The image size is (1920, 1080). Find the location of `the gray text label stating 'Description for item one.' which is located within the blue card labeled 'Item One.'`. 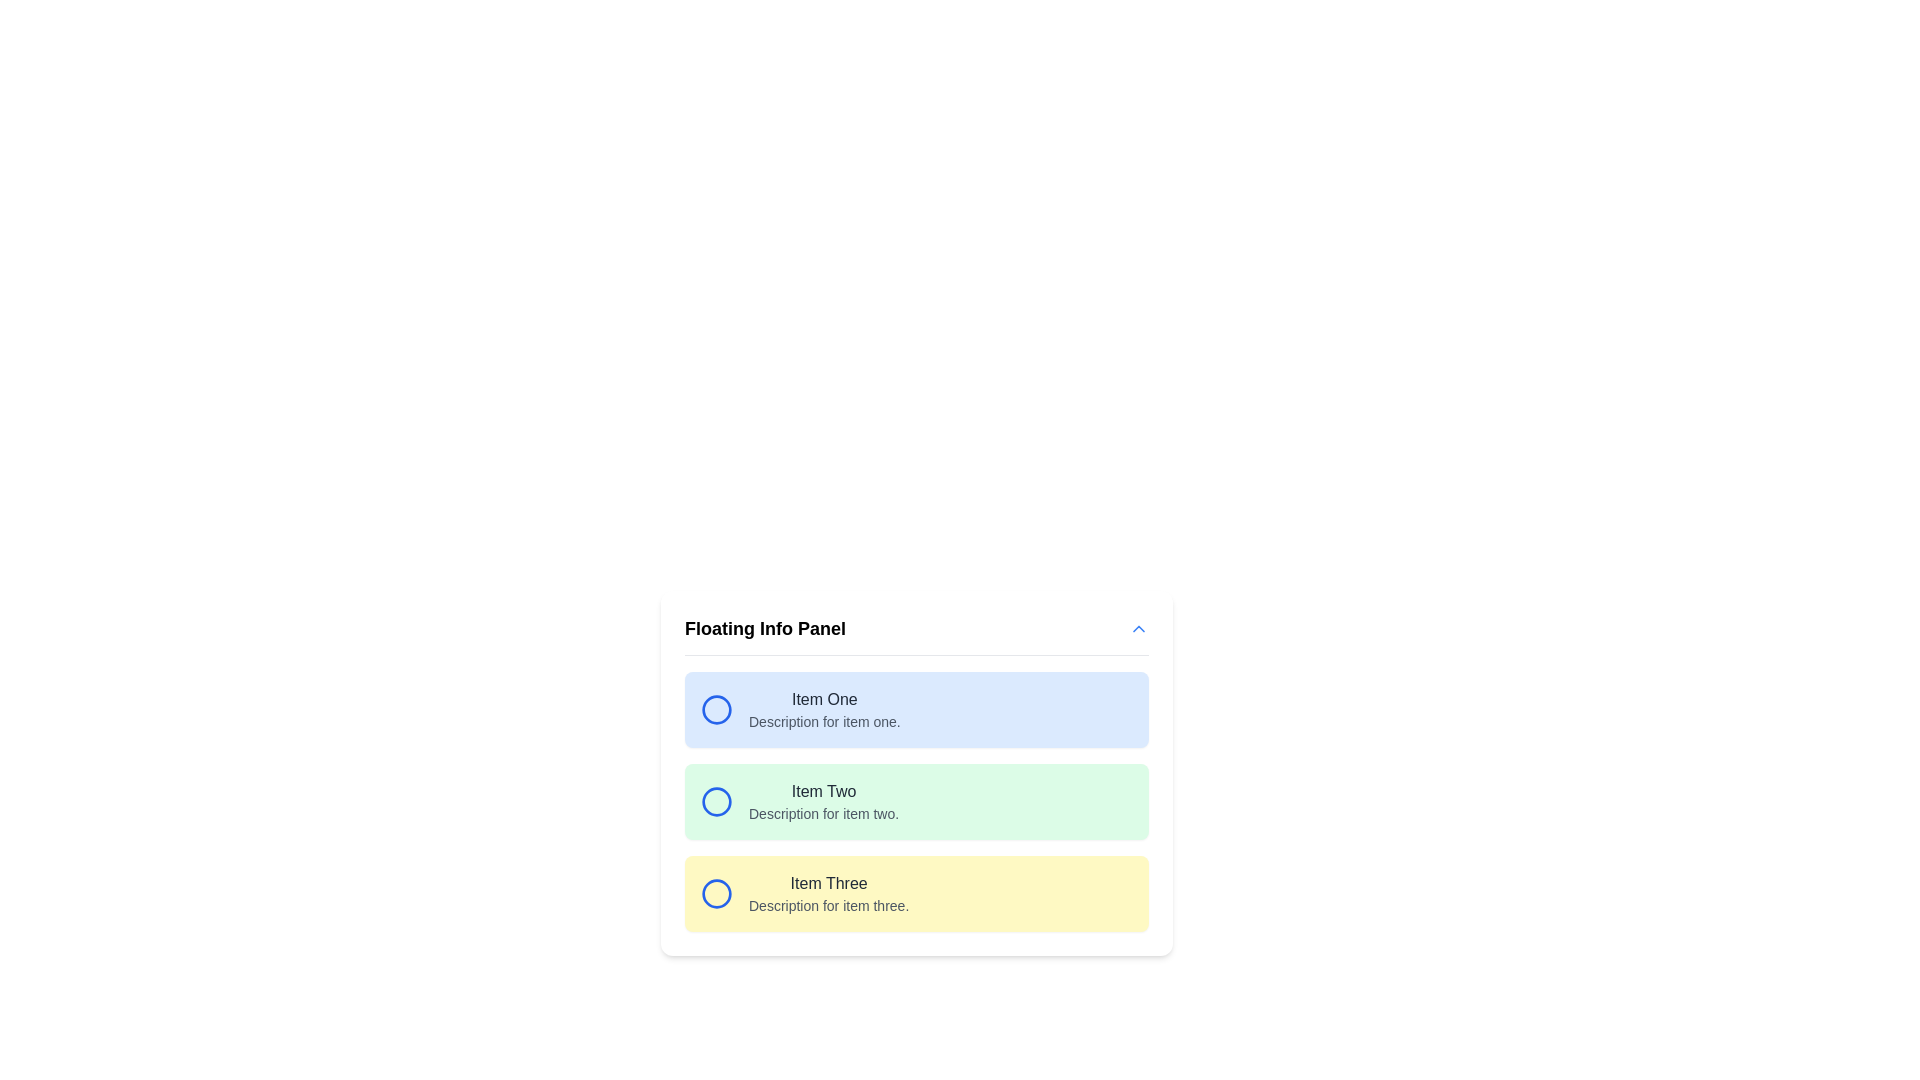

the gray text label stating 'Description for item one.' which is located within the blue card labeled 'Item One.' is located at coordinates (824, 721).